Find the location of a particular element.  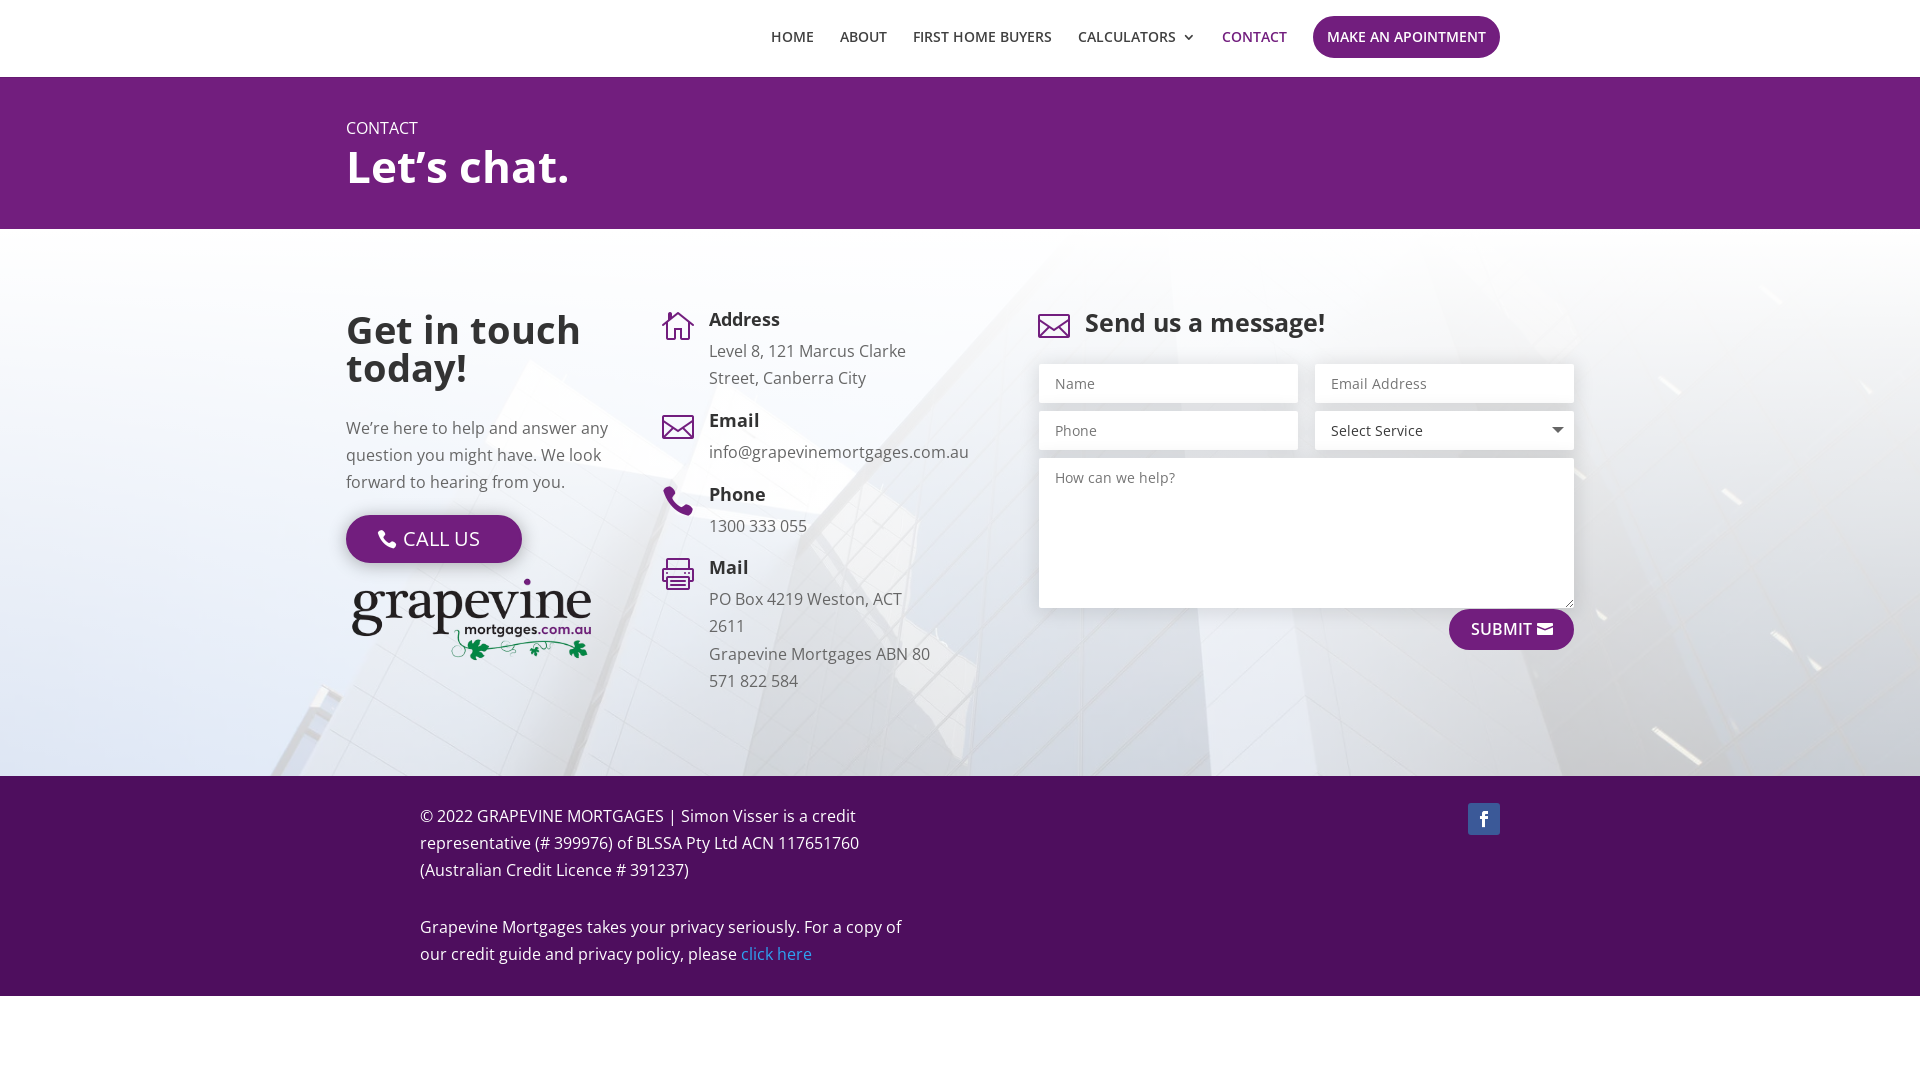

'Email' is located at coordinates (733, 419).